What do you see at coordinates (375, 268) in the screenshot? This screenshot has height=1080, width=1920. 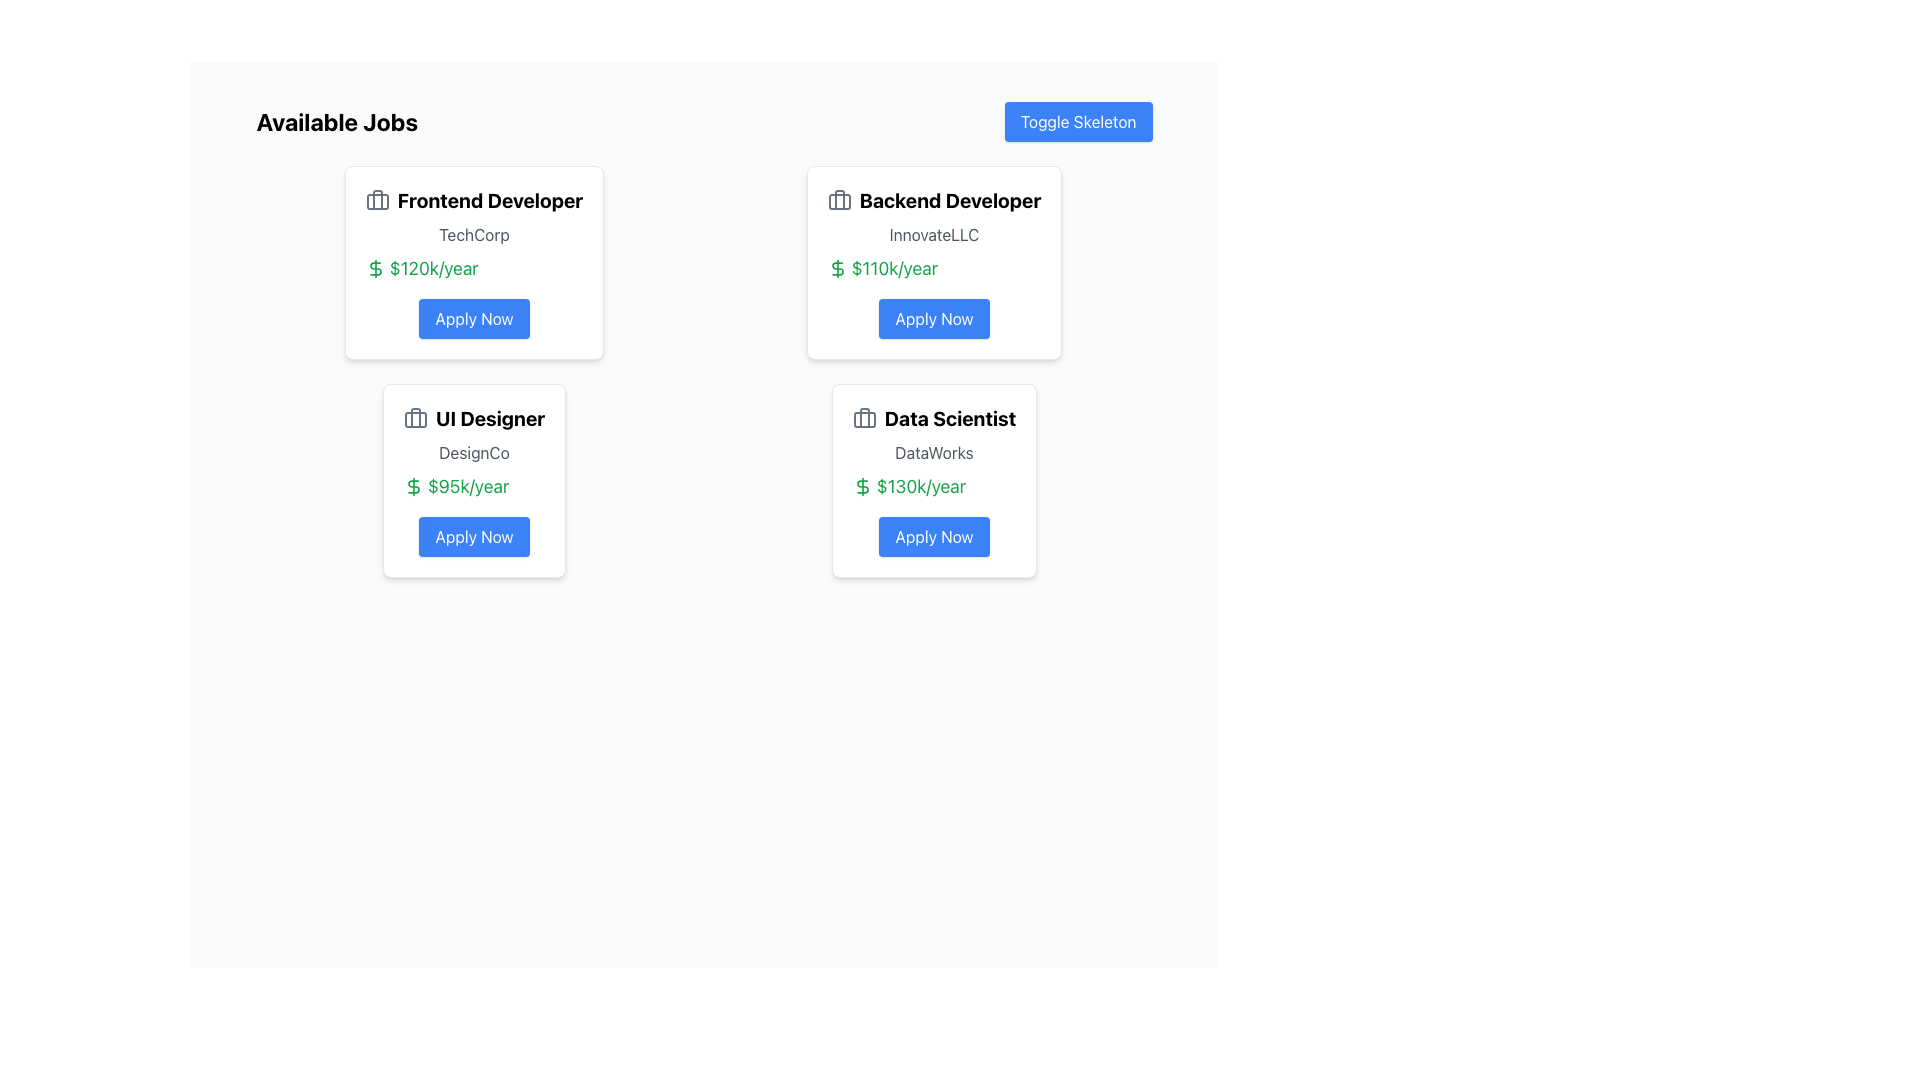 I see `the dollar icon located to the left of the salary information ('$120k/year') within the 'Frontend Developer' job card in the top-left section of the job postings grid` at bounding box center [375, 268].